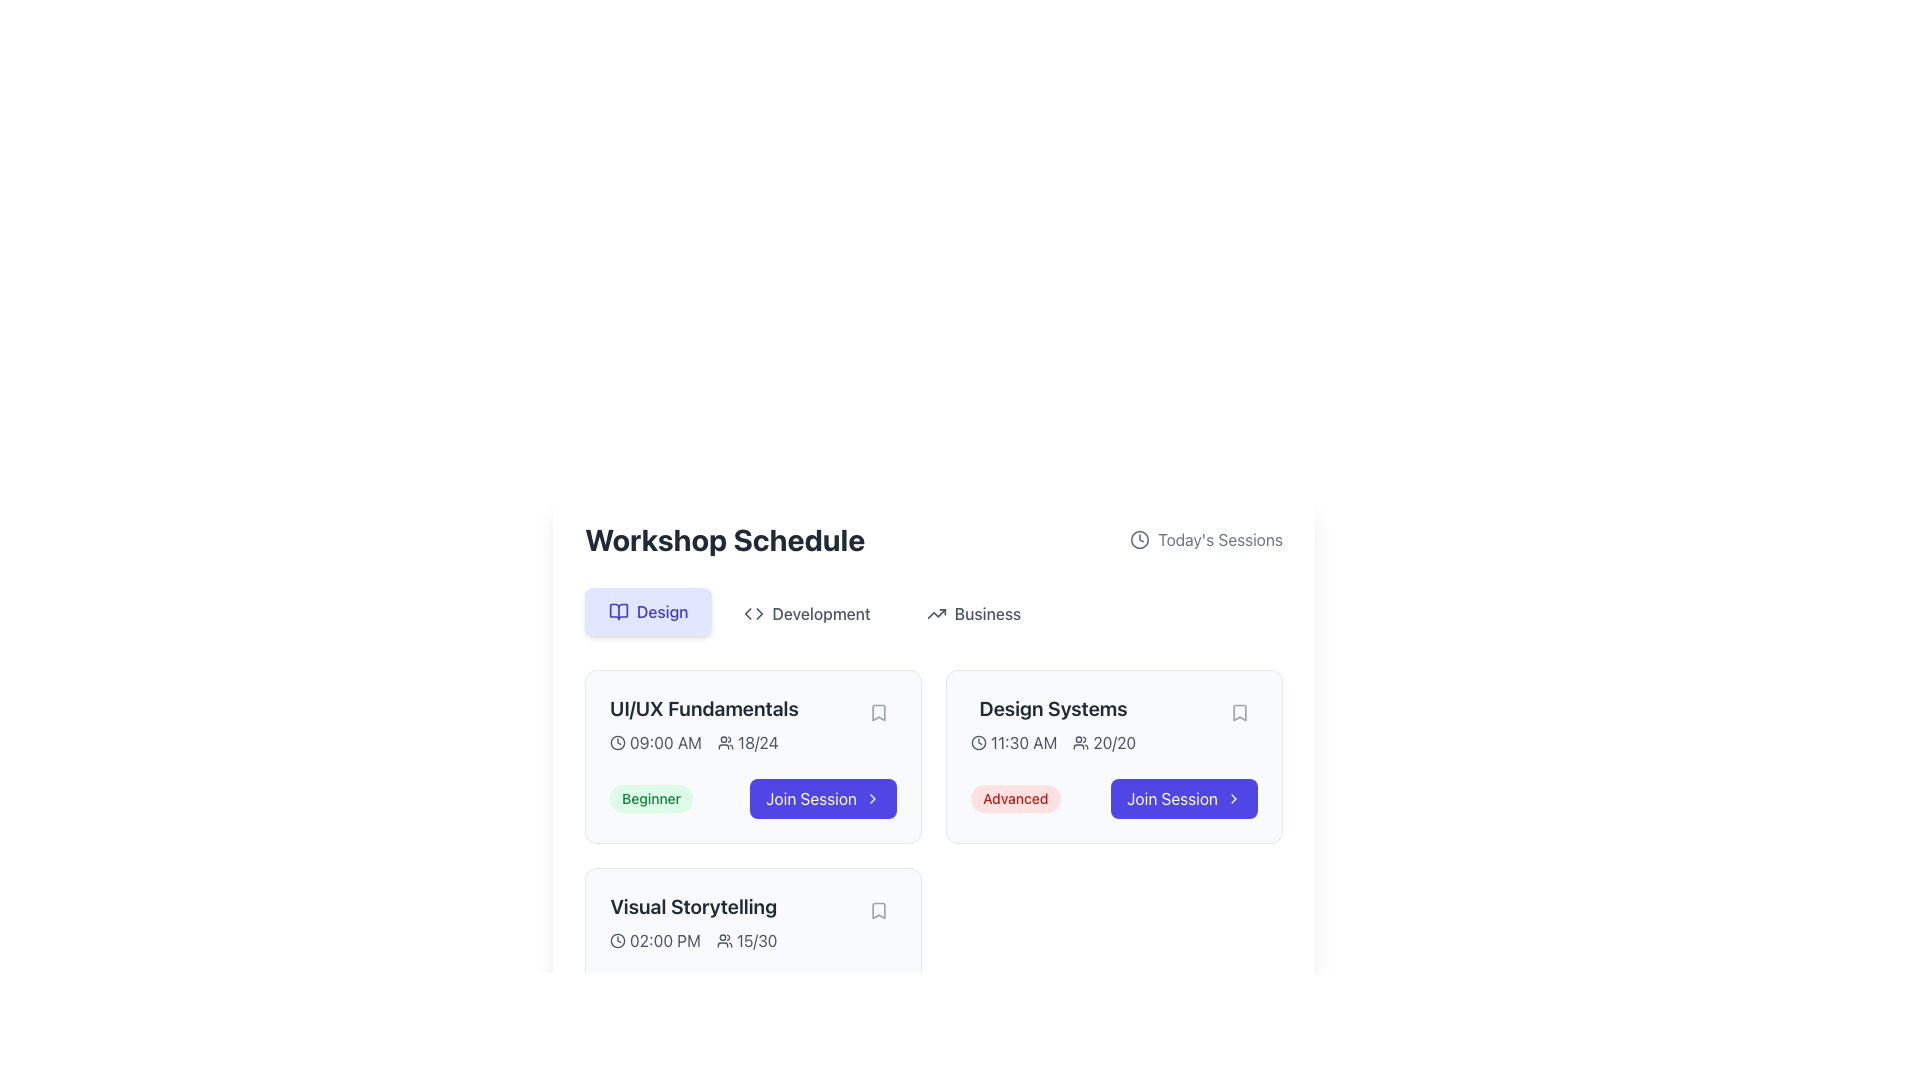 The width and height of the screenshot is (1920, 1080). I want to click on the informational text block located in the second session card of the 'Design' category in the 'Workshop Schedule' section, so click(1113, 725).